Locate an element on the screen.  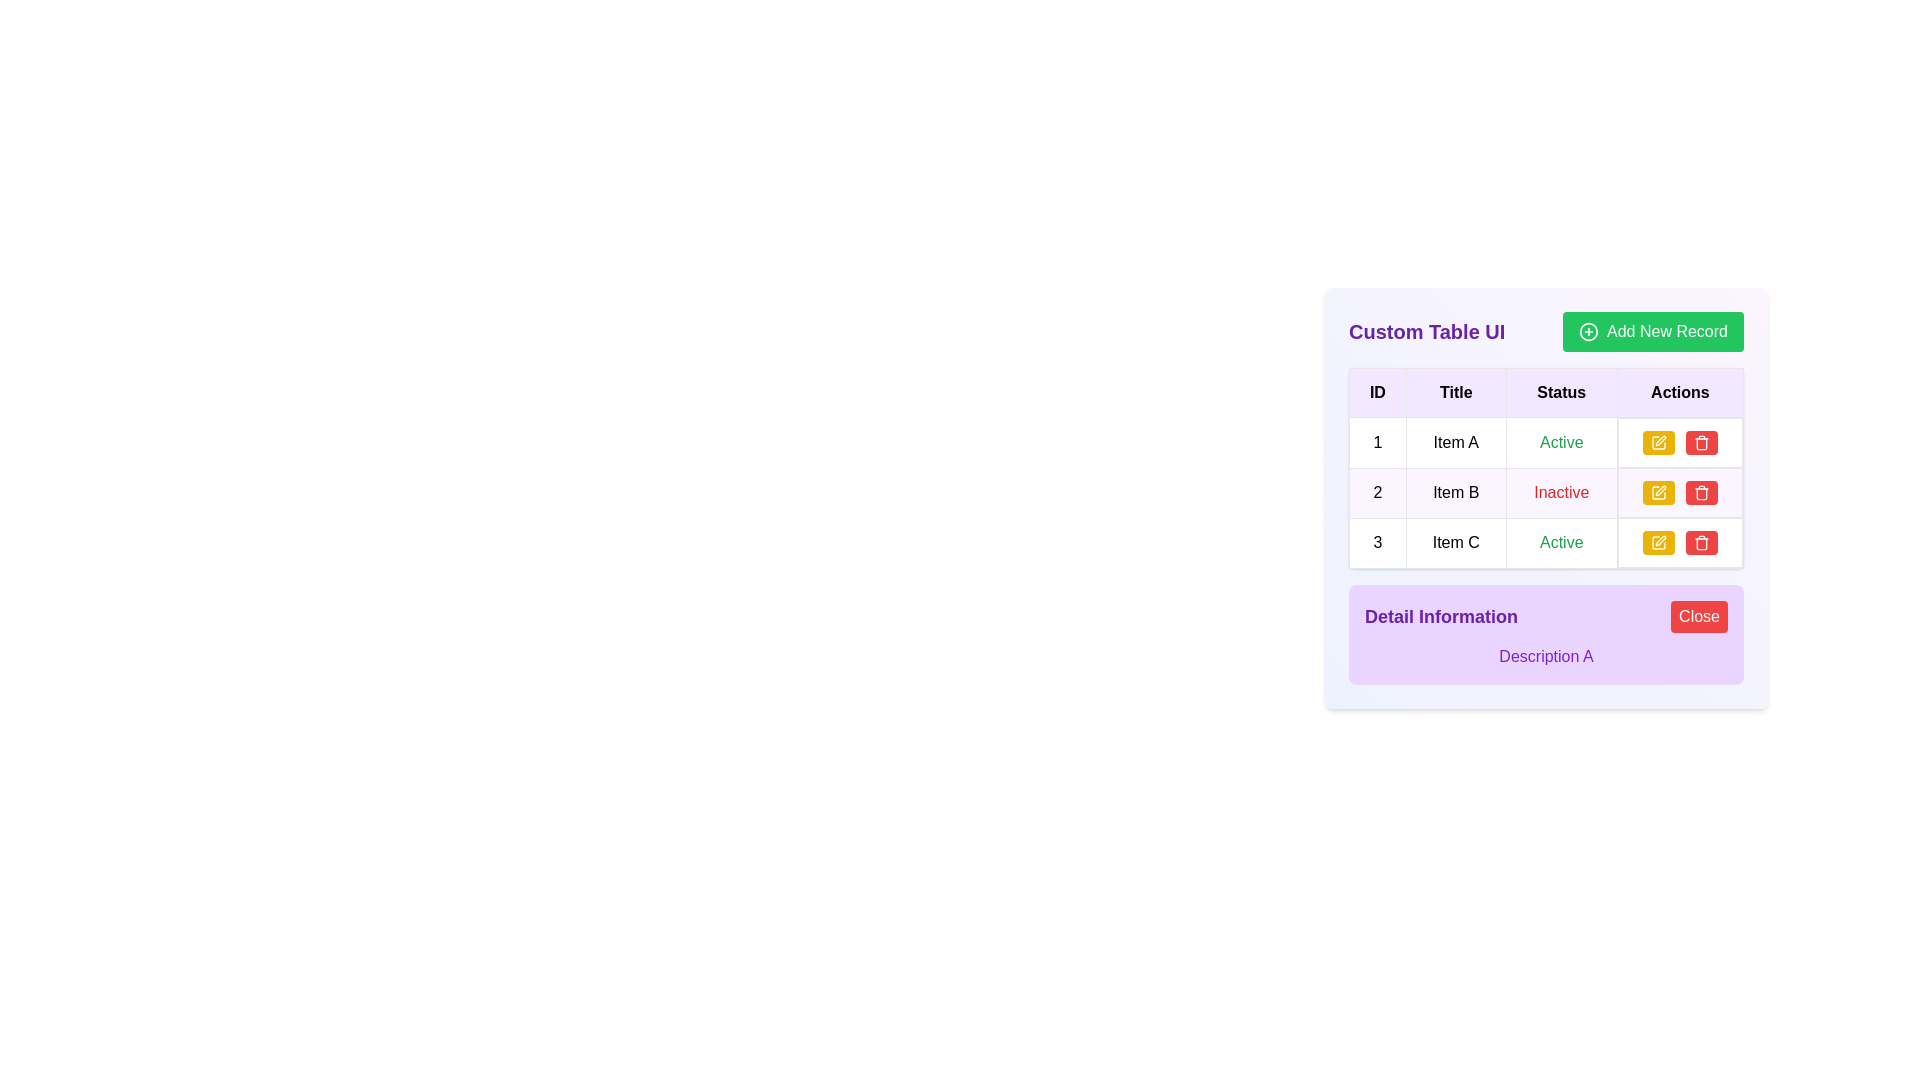
the green text label reading 'Active' located in the 'Status' column of the first row in the 'Custom Table UI' is located at coordinates (1560, 441).